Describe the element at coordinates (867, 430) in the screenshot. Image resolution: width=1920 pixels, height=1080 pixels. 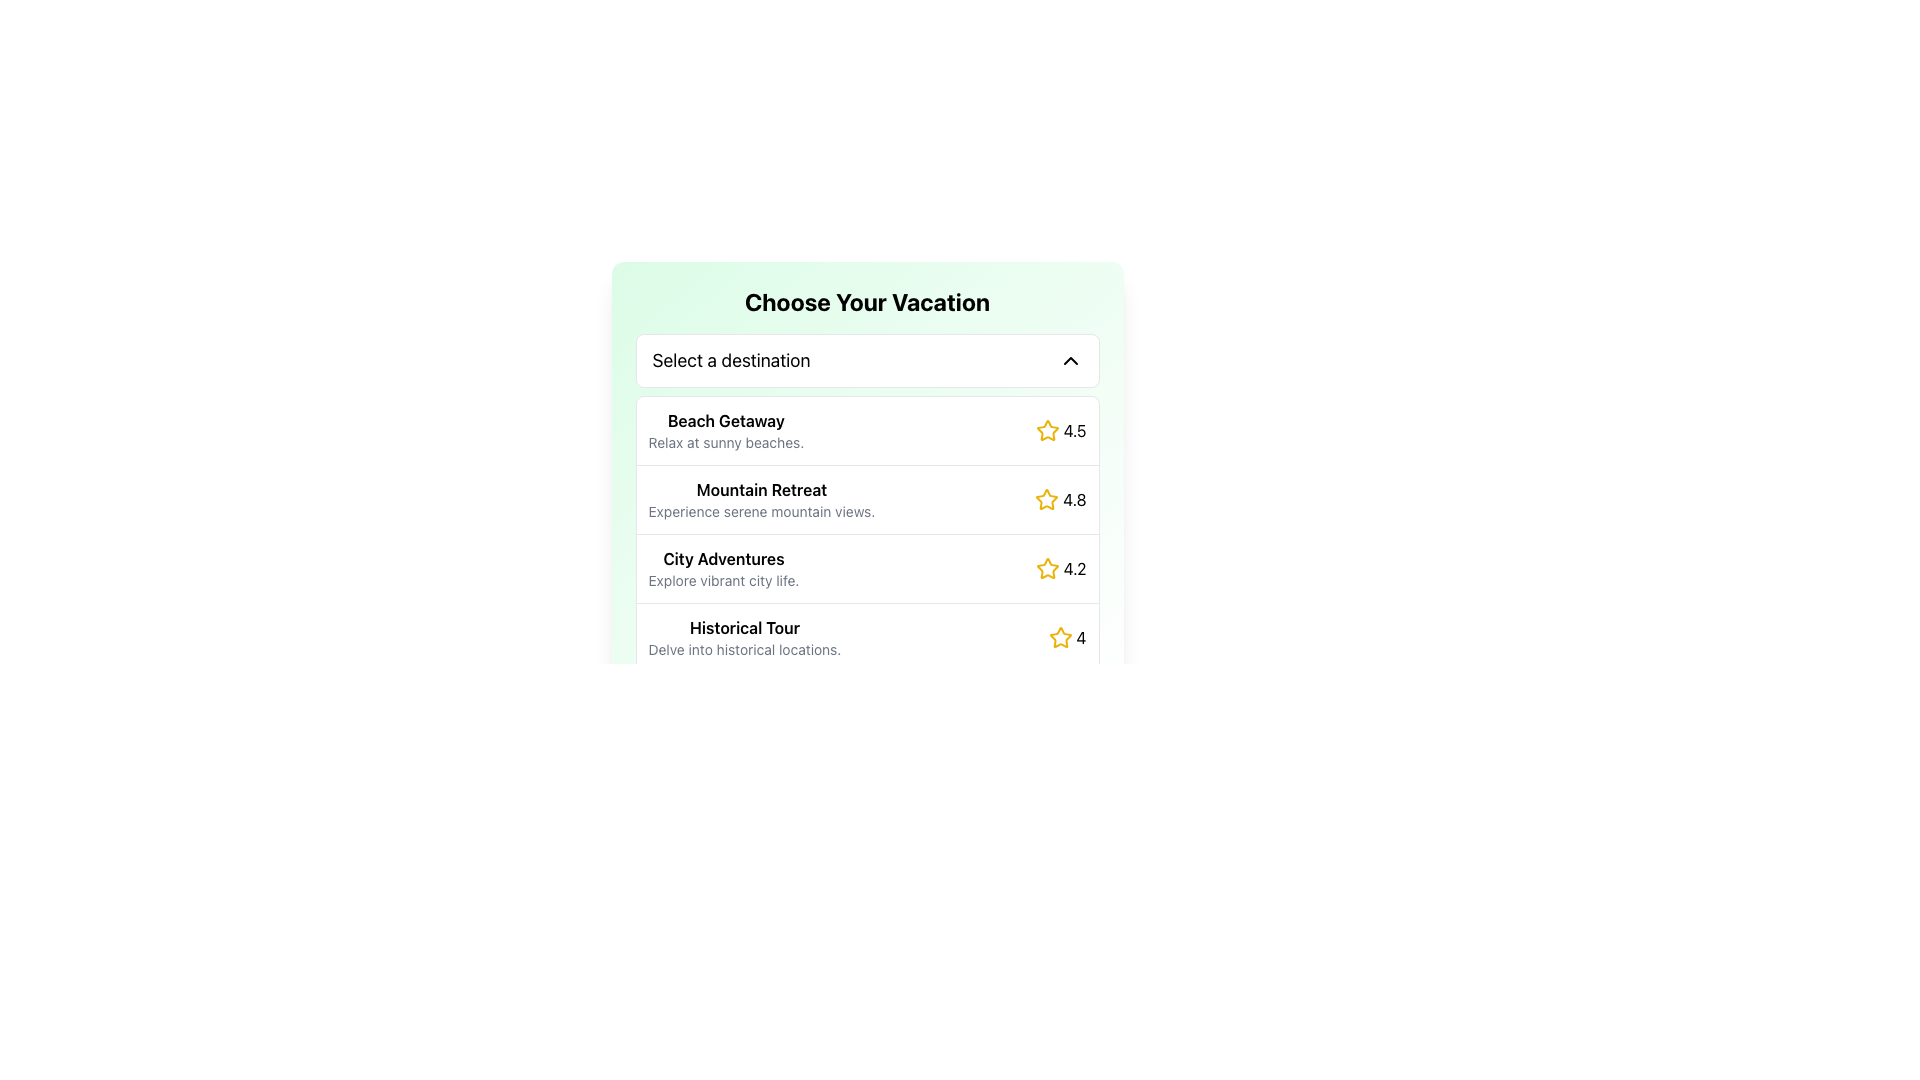
I see `the first selectable list item labeled 'Beach Getaway'` at that location.